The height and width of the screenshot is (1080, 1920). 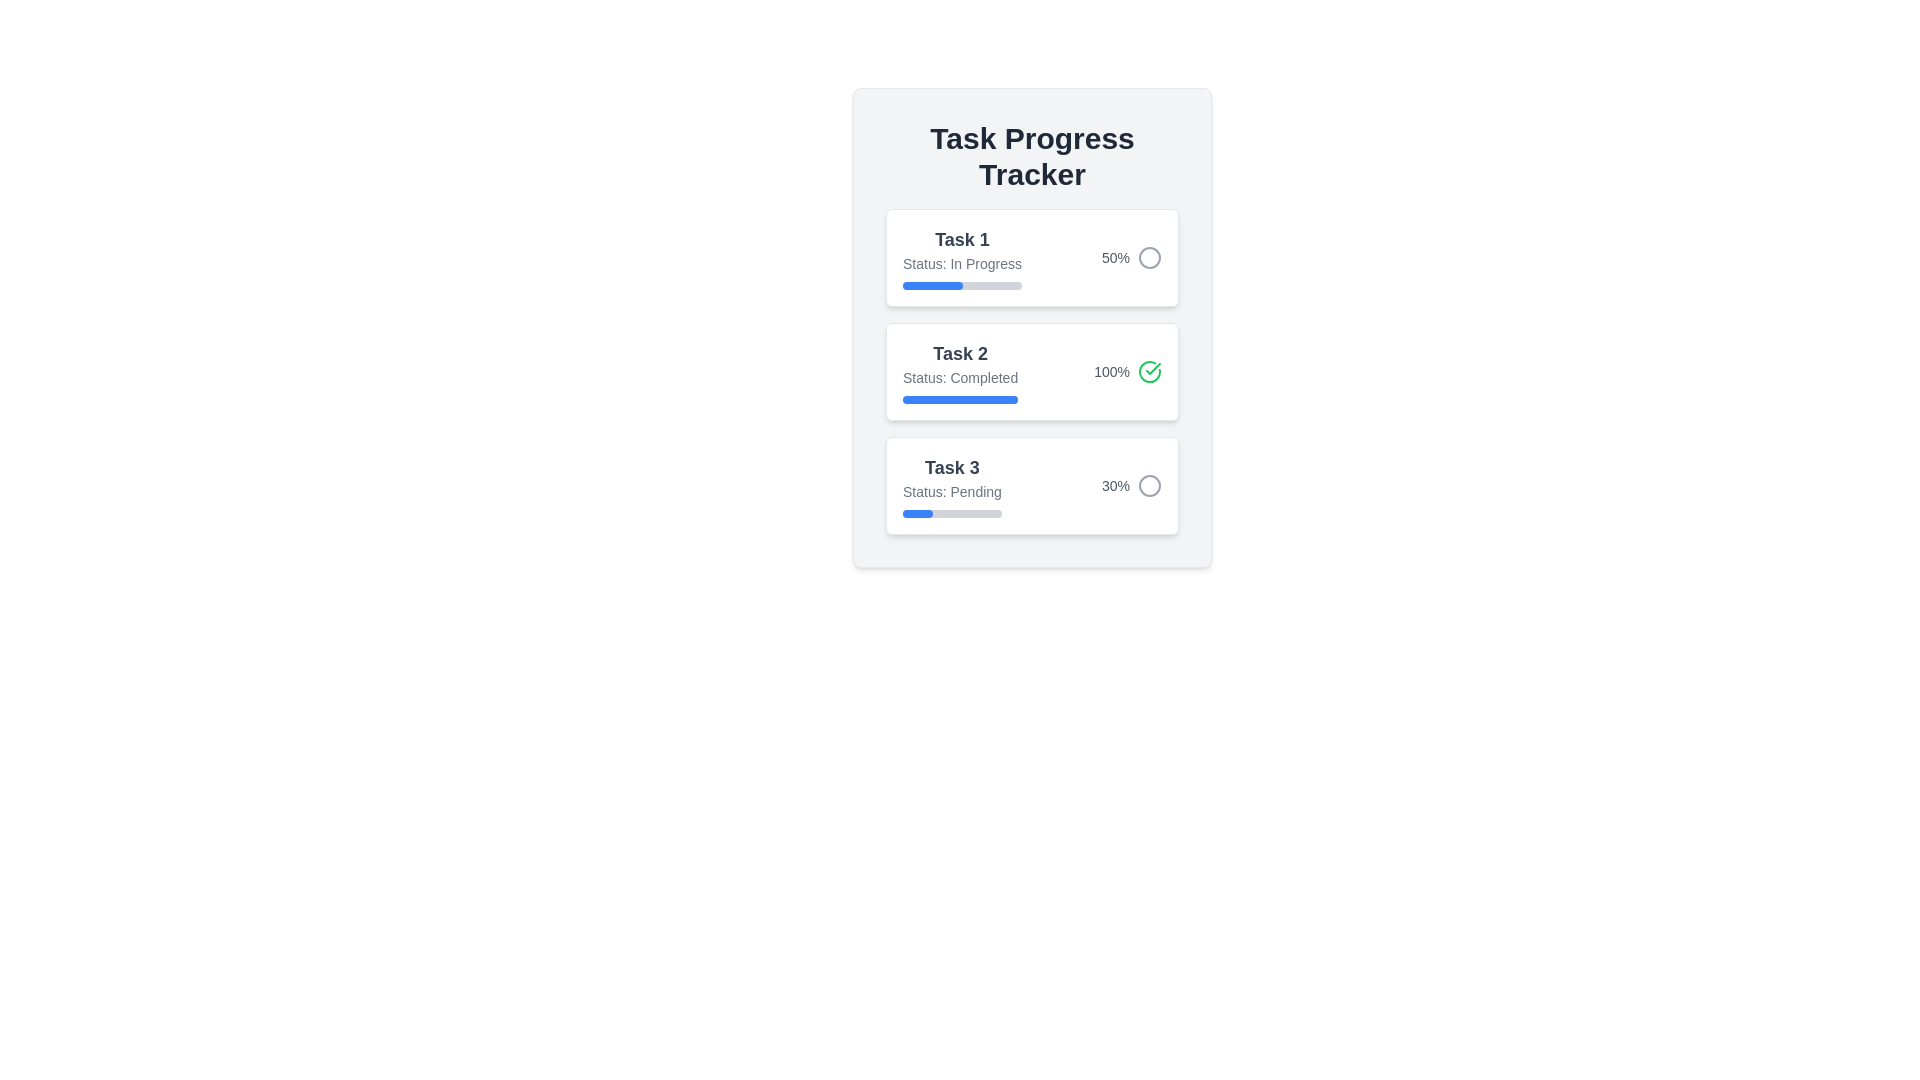 What do you see at coordinates (1150, 486) in the screenshot?
I see `circular status indicator icon located within the third task item titled 'Task 3', which shows a pending state, by clicking on it` at bounding box center [1150, 486].